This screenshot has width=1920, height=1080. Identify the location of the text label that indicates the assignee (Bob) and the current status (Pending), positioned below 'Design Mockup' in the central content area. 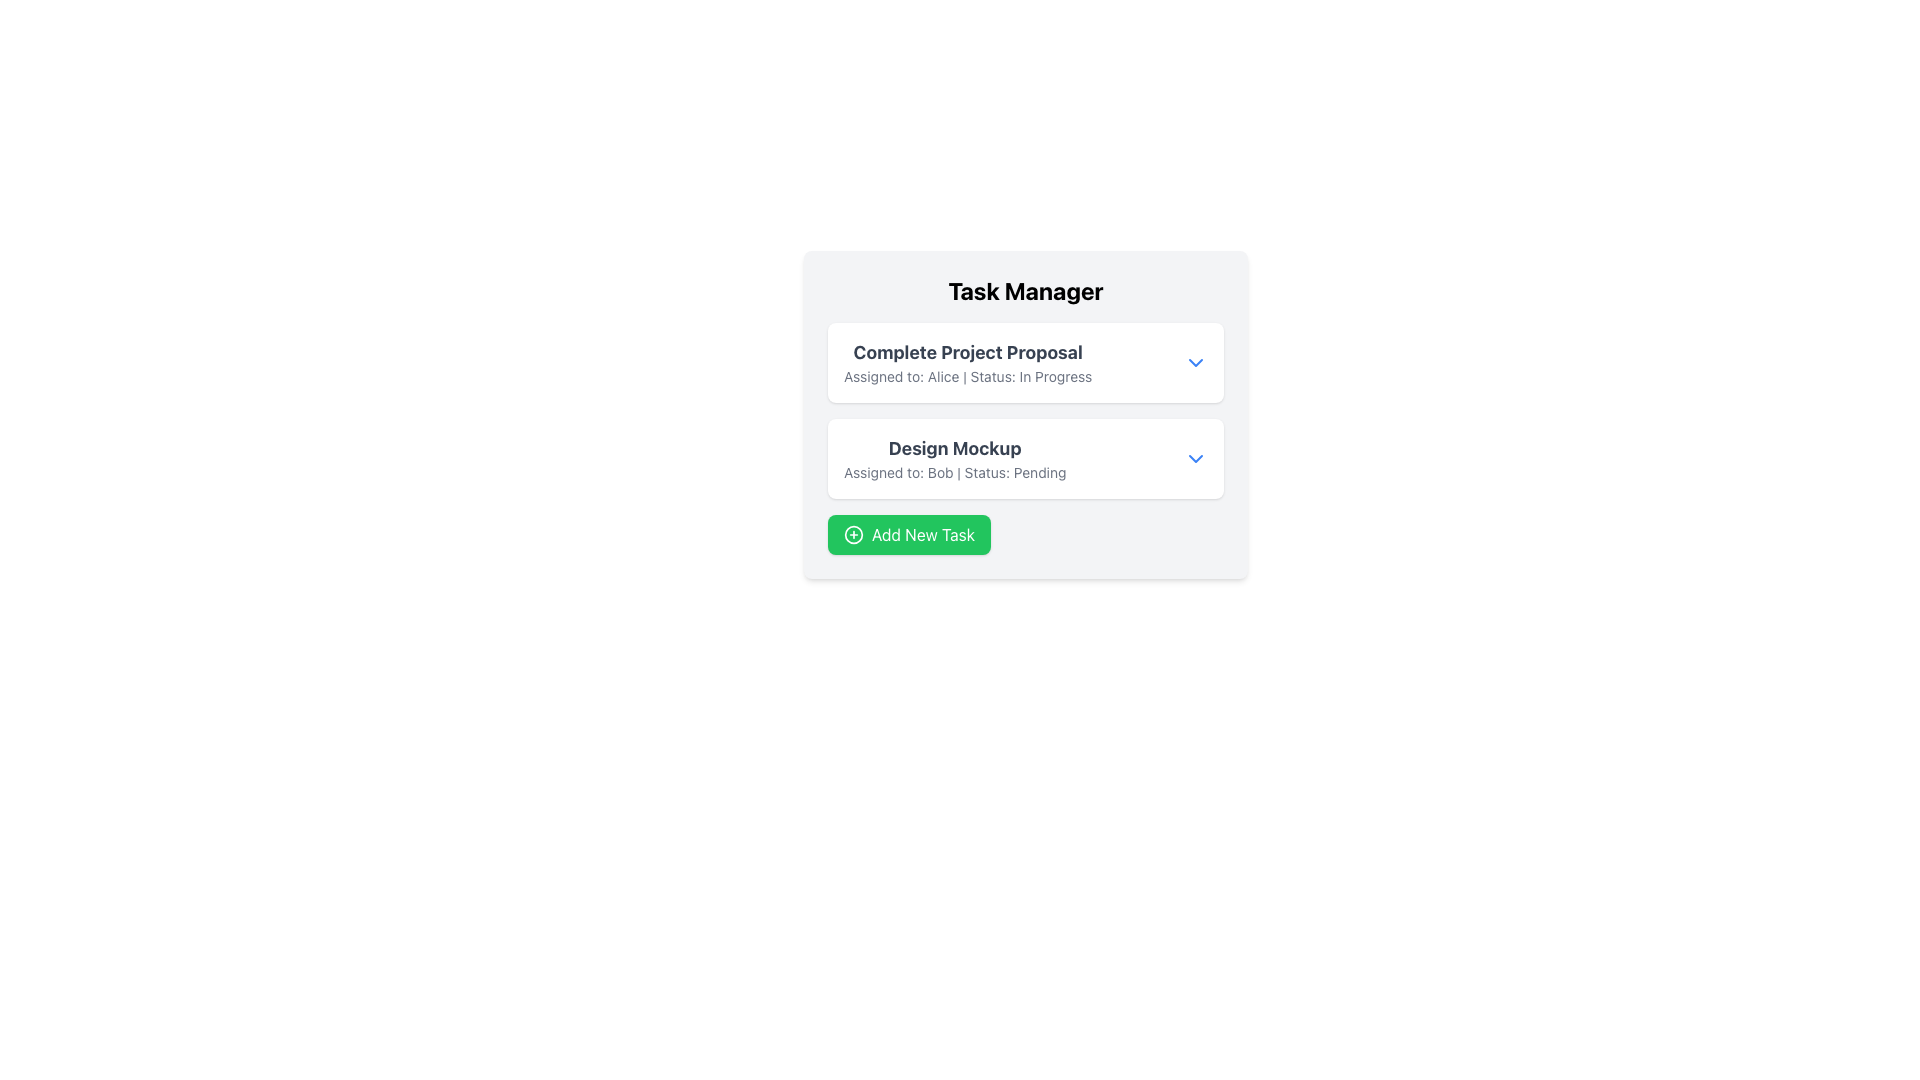
(954, 473).